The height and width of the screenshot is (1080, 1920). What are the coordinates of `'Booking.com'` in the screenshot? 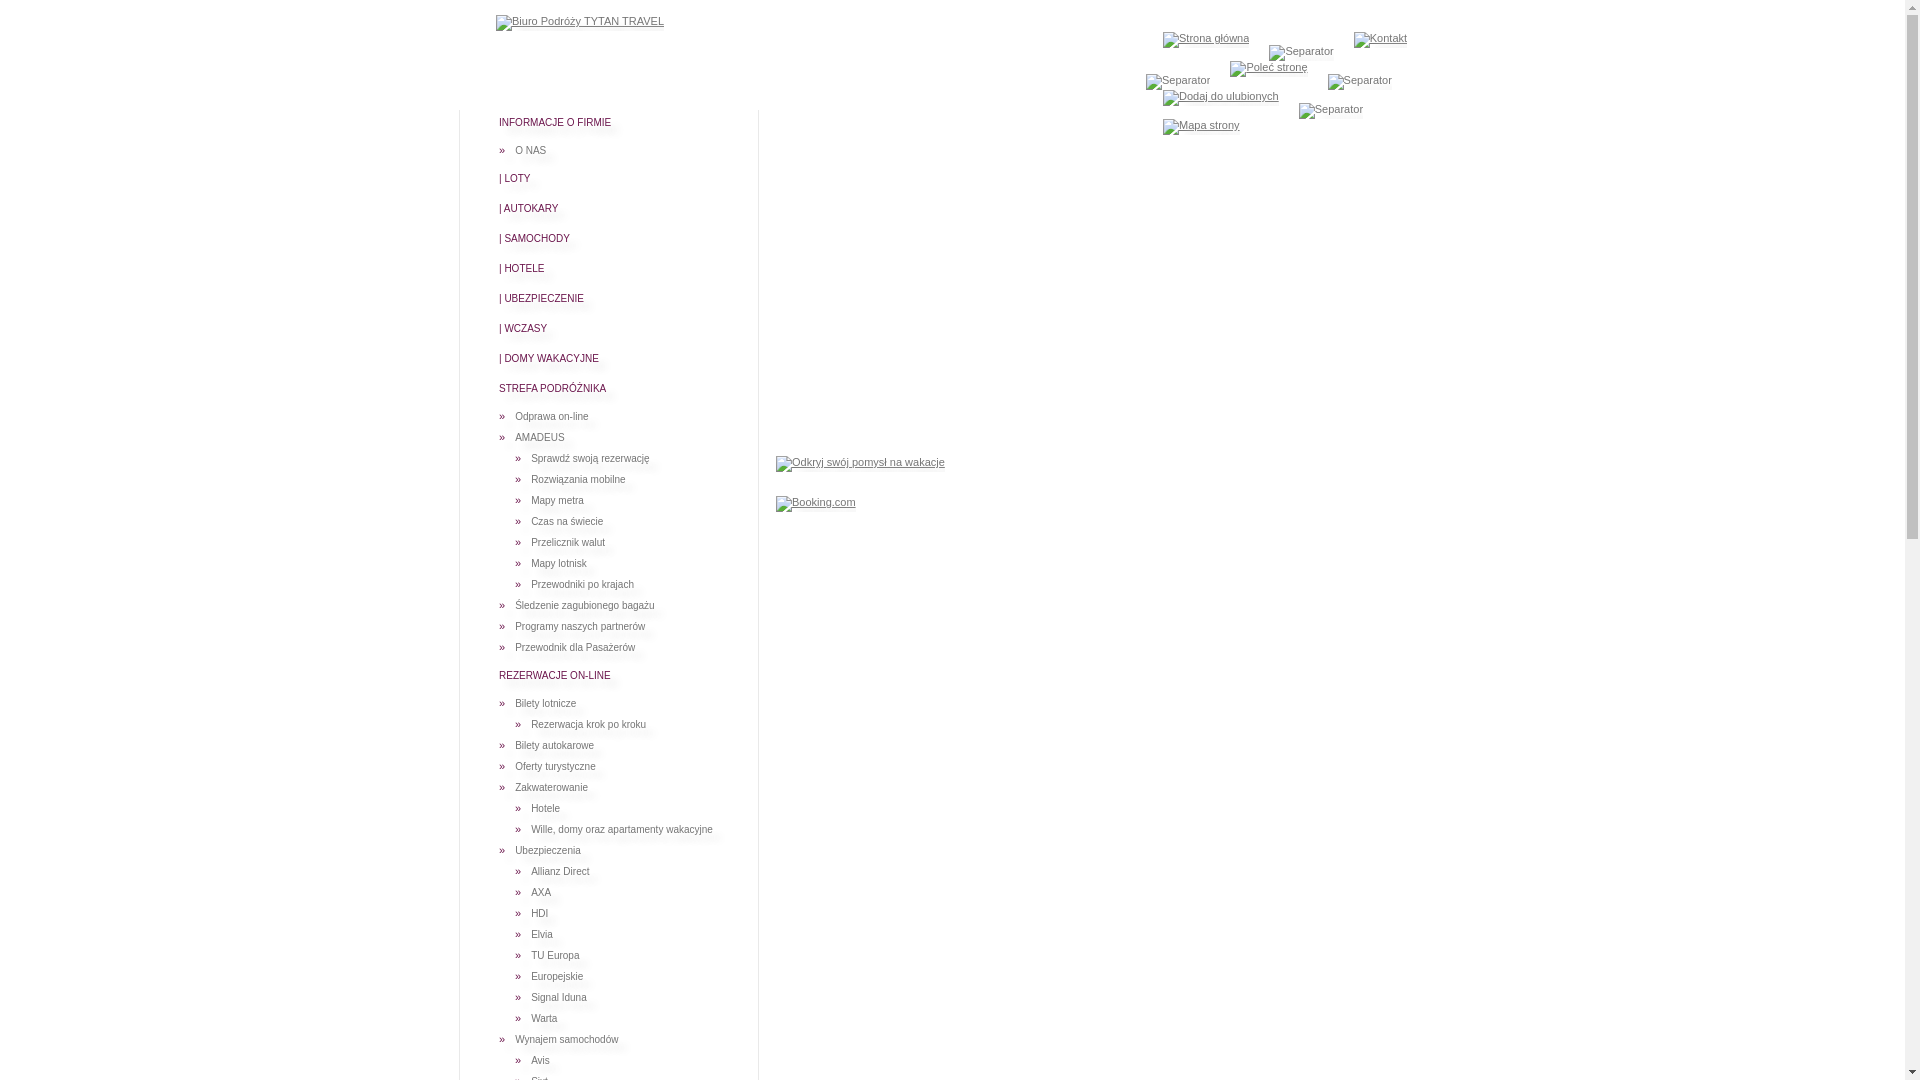 It's located at (816, 503).